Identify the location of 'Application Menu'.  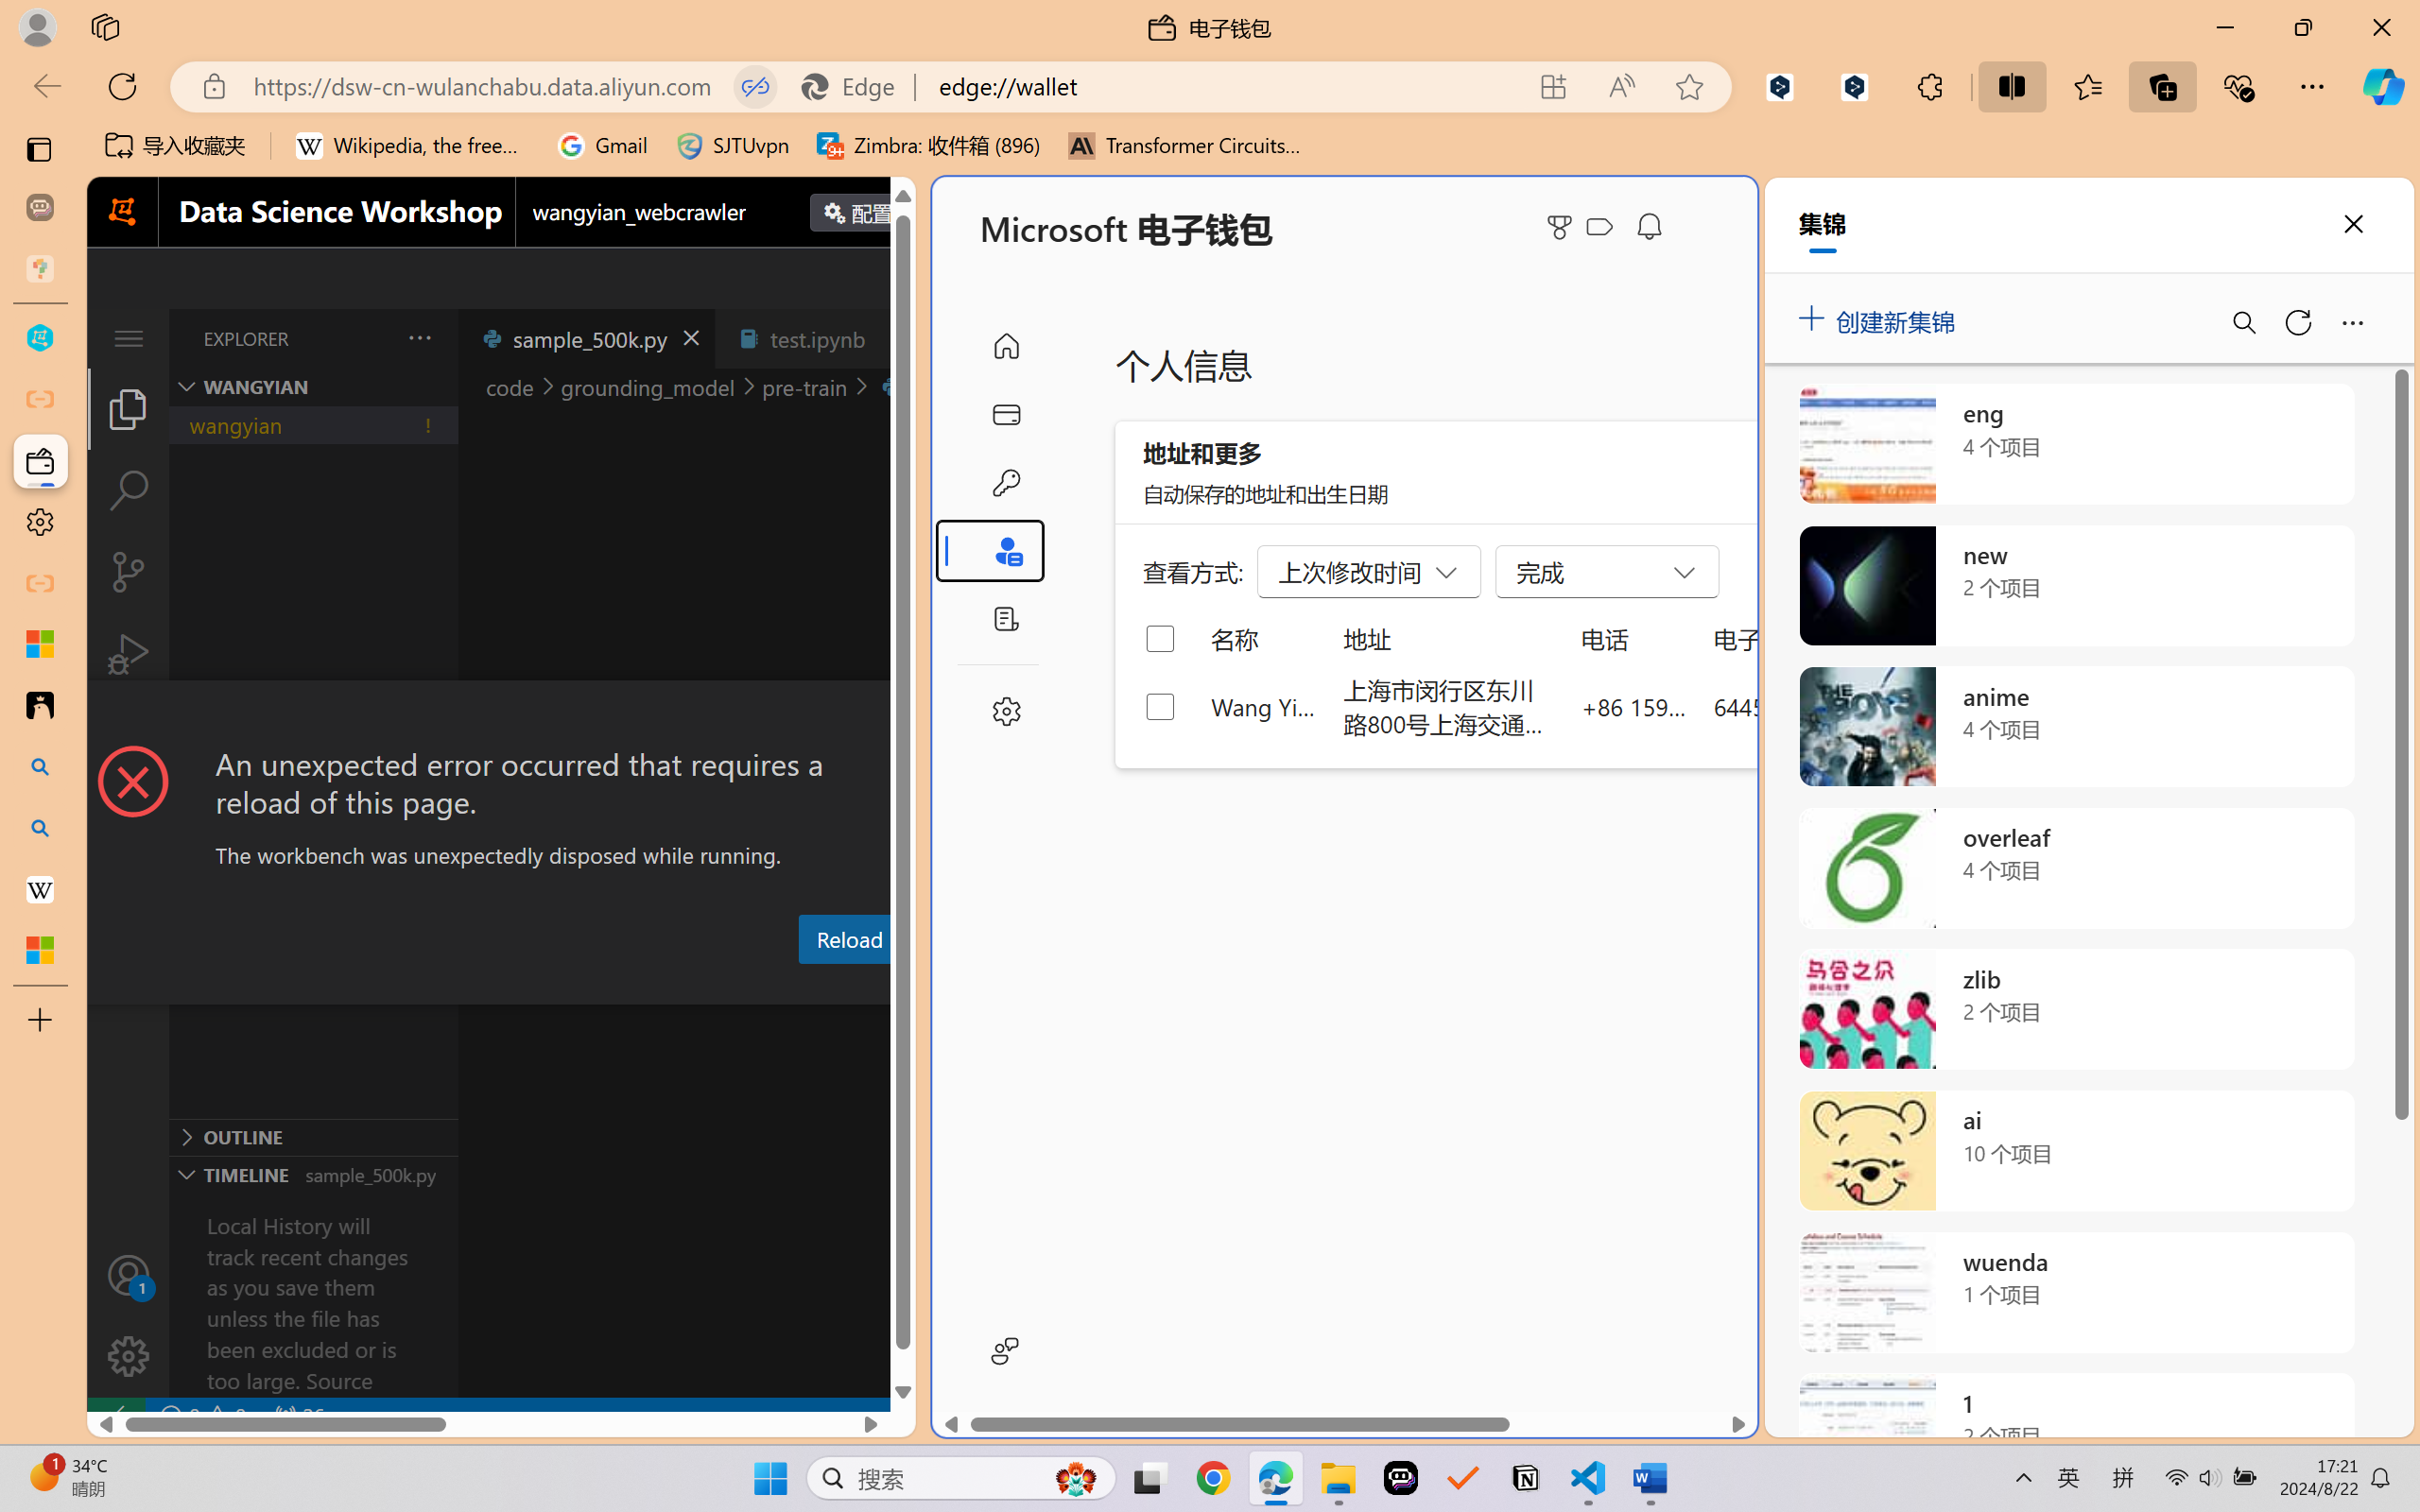
(127, 337).